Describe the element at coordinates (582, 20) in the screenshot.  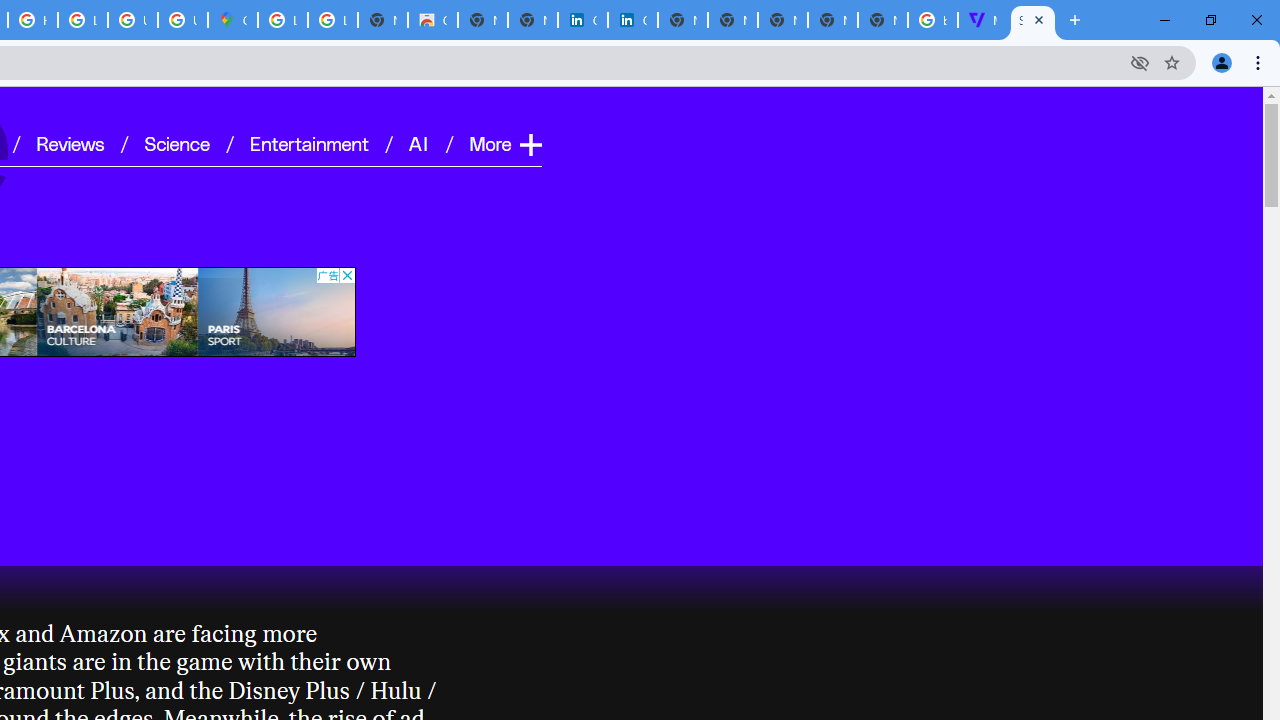
I see `'Cookie Policy | LinkedIn'` at that location.